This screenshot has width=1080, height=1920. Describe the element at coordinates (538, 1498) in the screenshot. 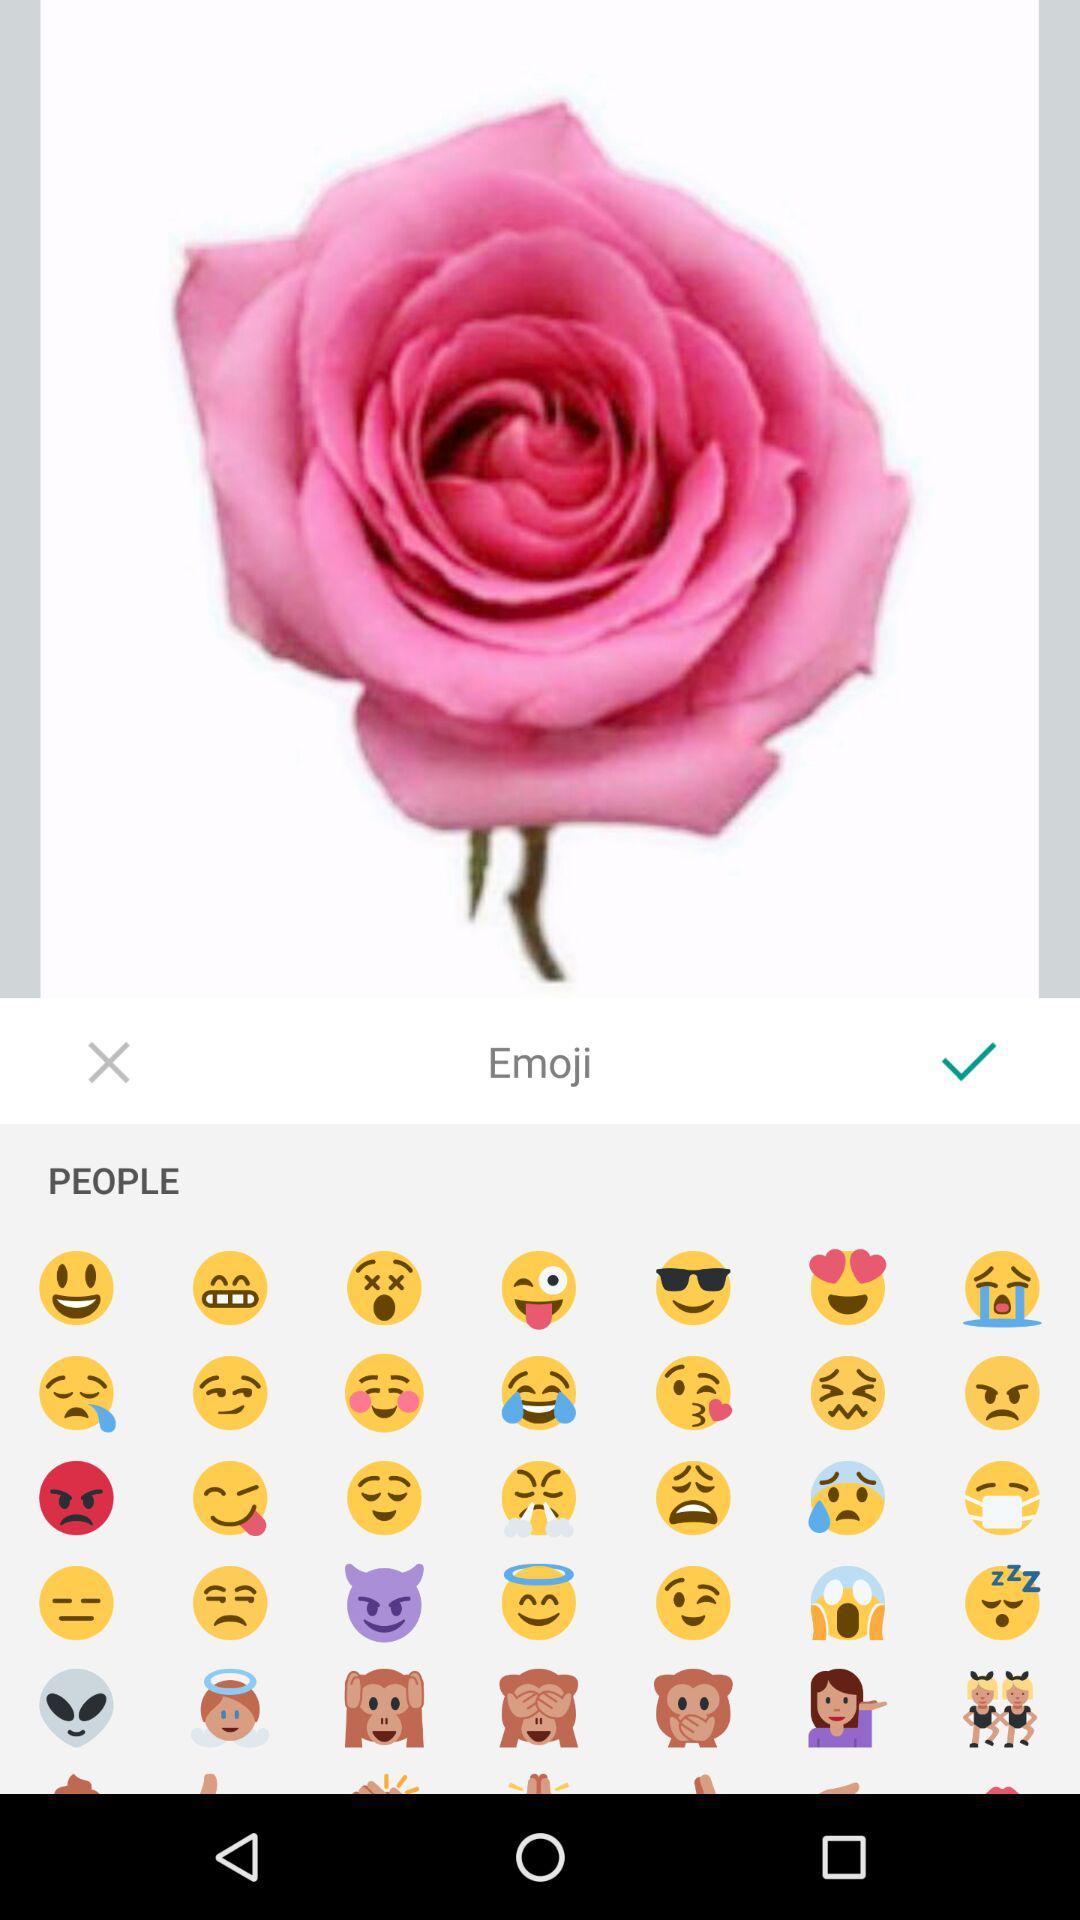

I see `selects an emoji` at that location.